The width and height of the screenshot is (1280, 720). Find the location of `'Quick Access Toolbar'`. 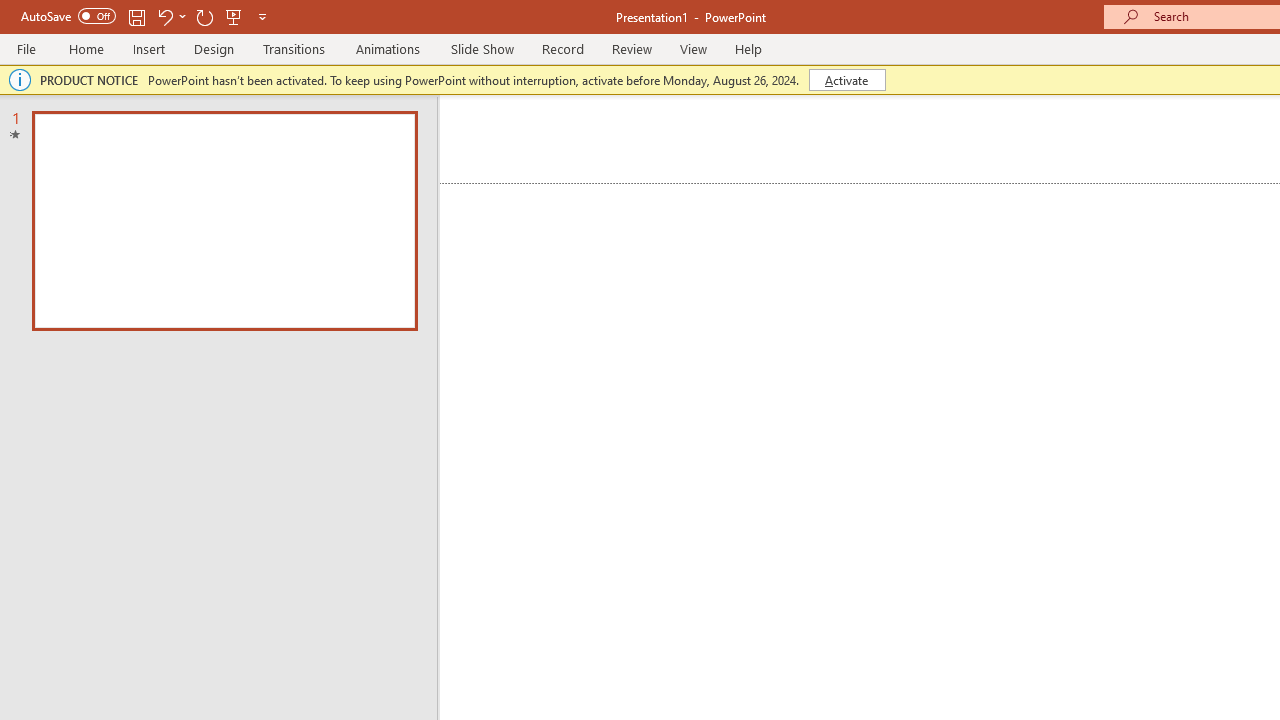

'Quick Access Toolbar' is located at coordinates (144, 16).